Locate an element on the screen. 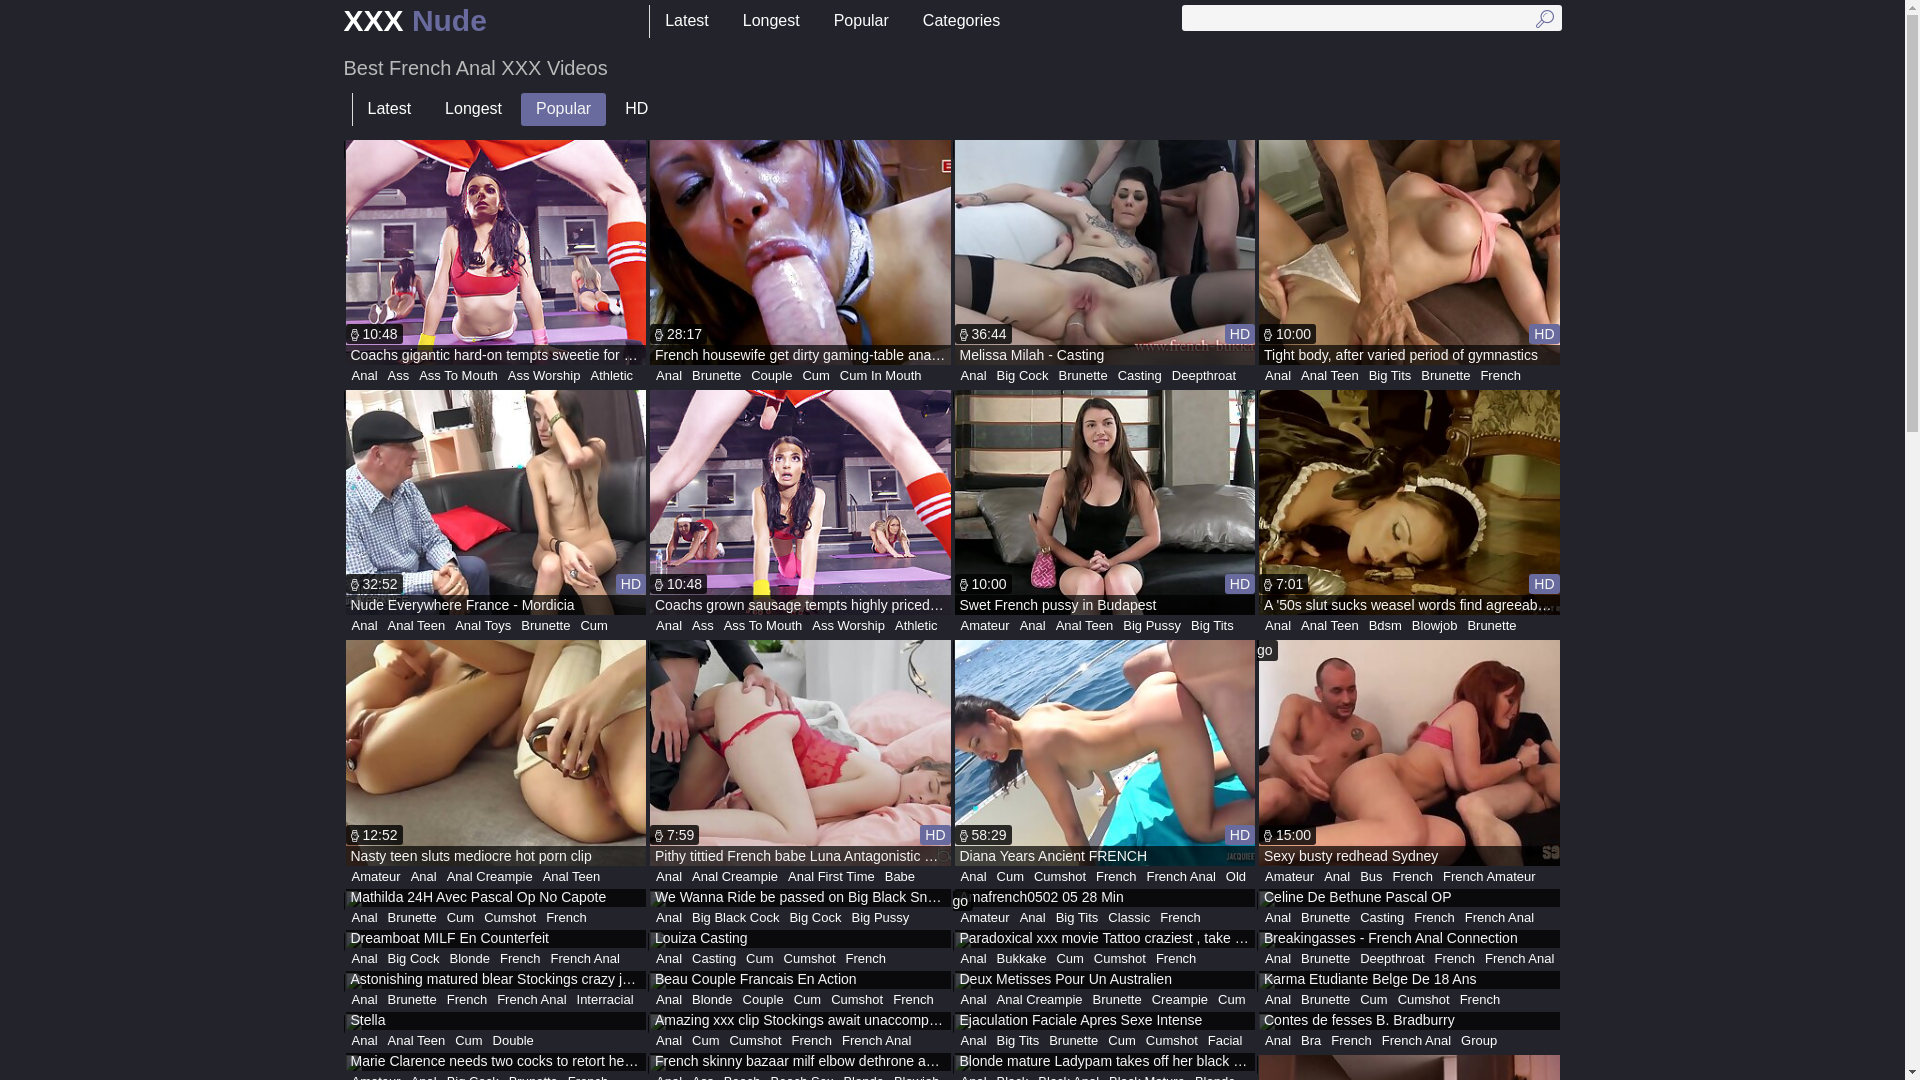  'Bra' is located at coordinates (1310, 1040).